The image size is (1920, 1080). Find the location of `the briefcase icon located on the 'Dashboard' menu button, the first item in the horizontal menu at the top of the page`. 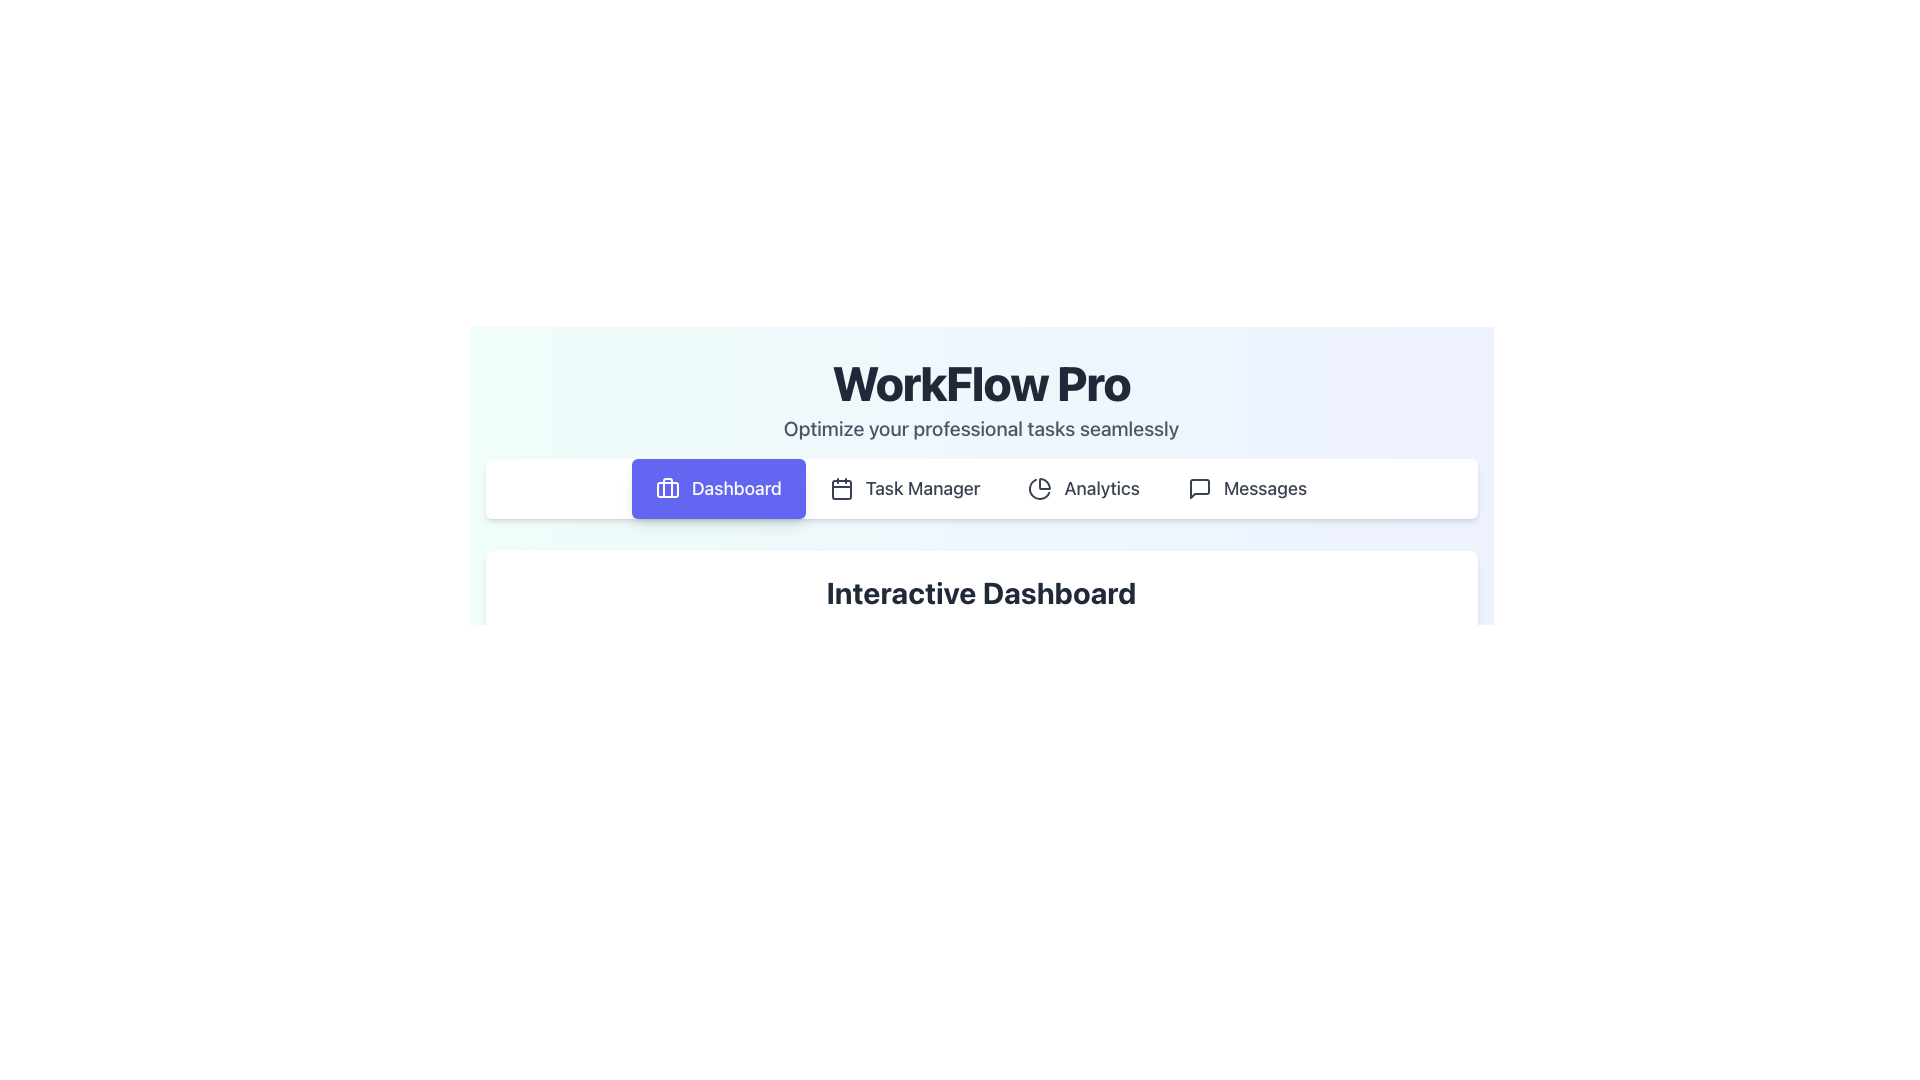

the briefcase icon located on the 'Dashboard' menu button, the first item in the horizontal menu at the top of the page is located at coordinates (667, 489).